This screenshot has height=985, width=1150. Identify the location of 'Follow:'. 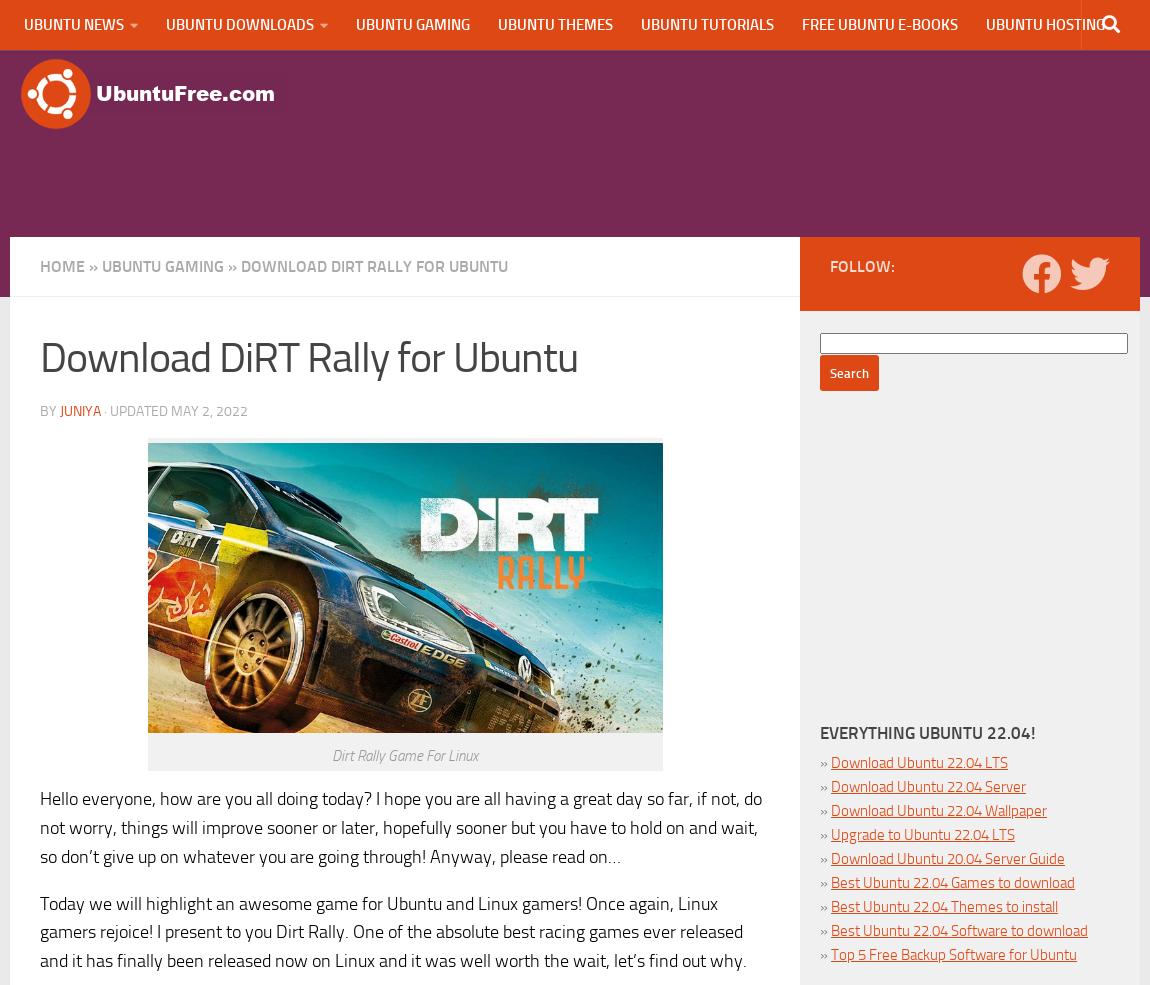
(861, 265).